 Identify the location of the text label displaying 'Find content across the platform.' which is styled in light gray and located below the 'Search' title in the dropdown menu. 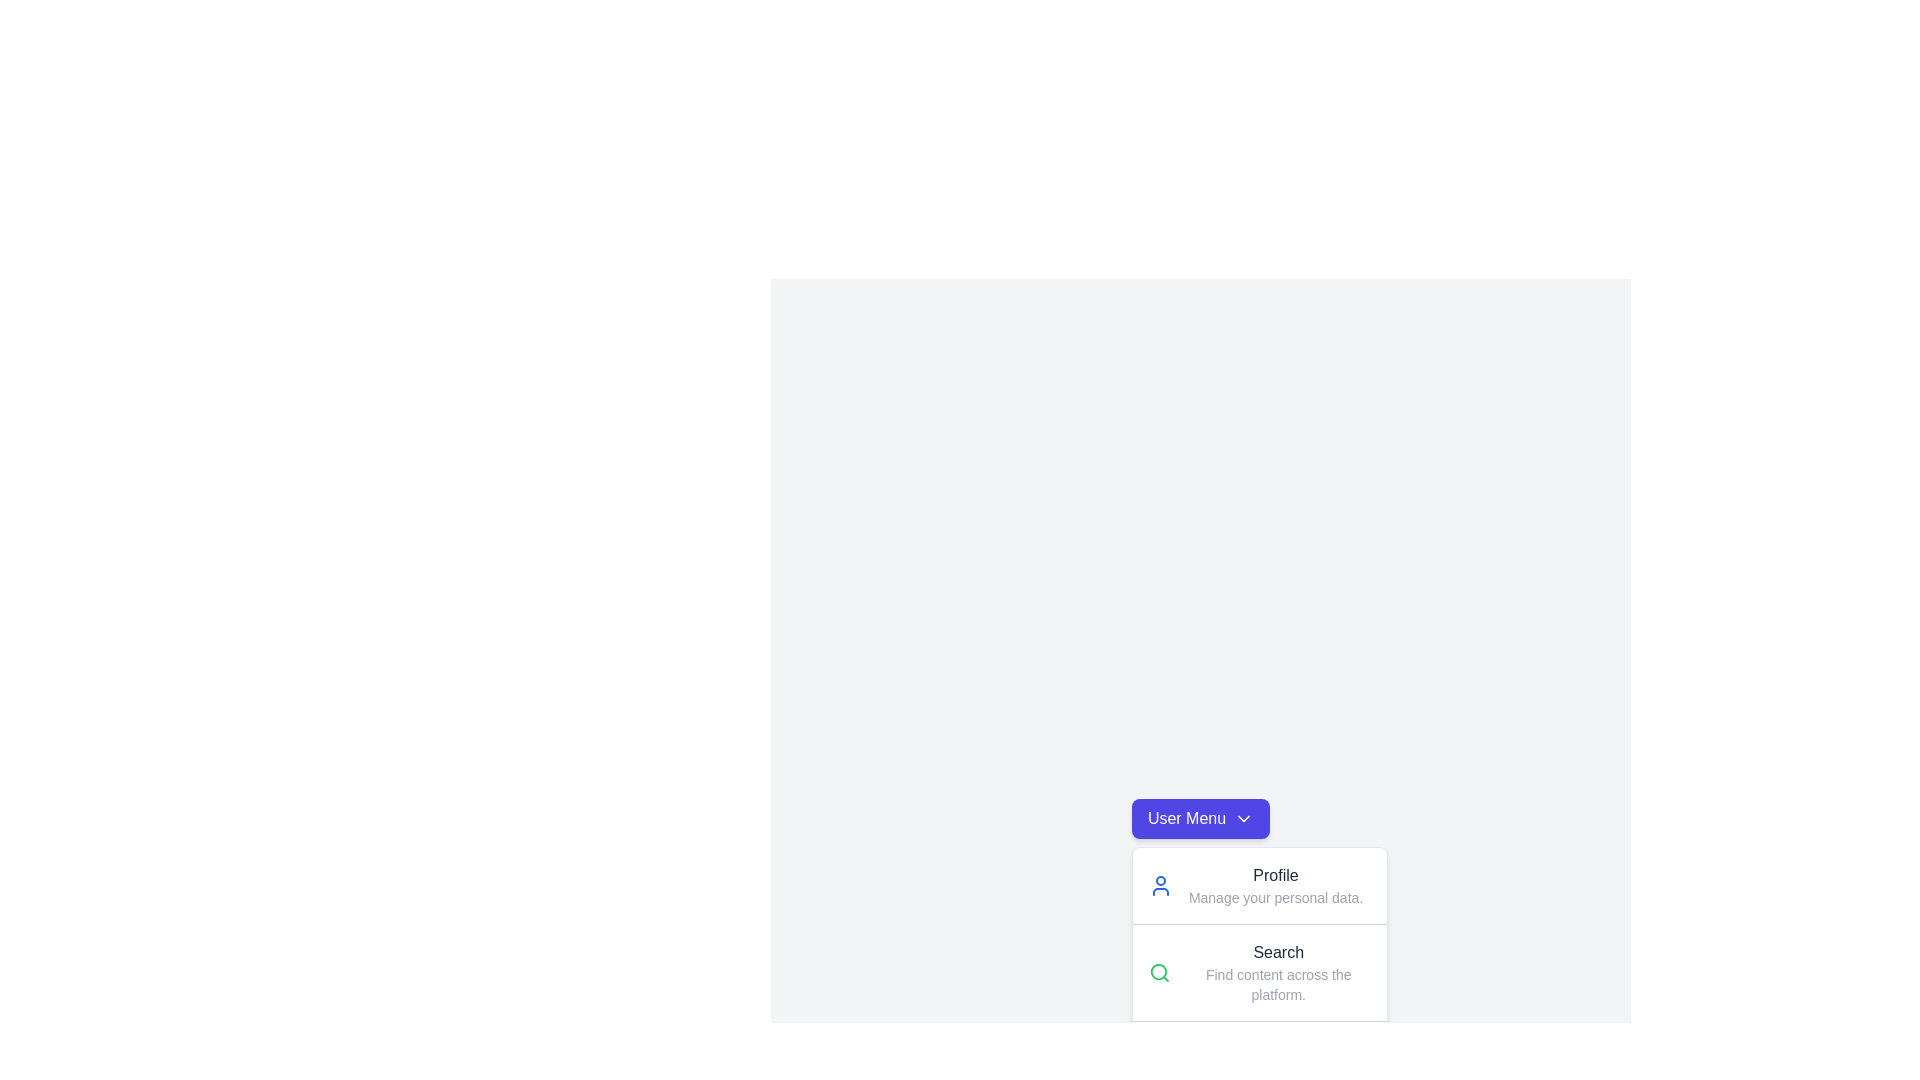
(1277, 983).